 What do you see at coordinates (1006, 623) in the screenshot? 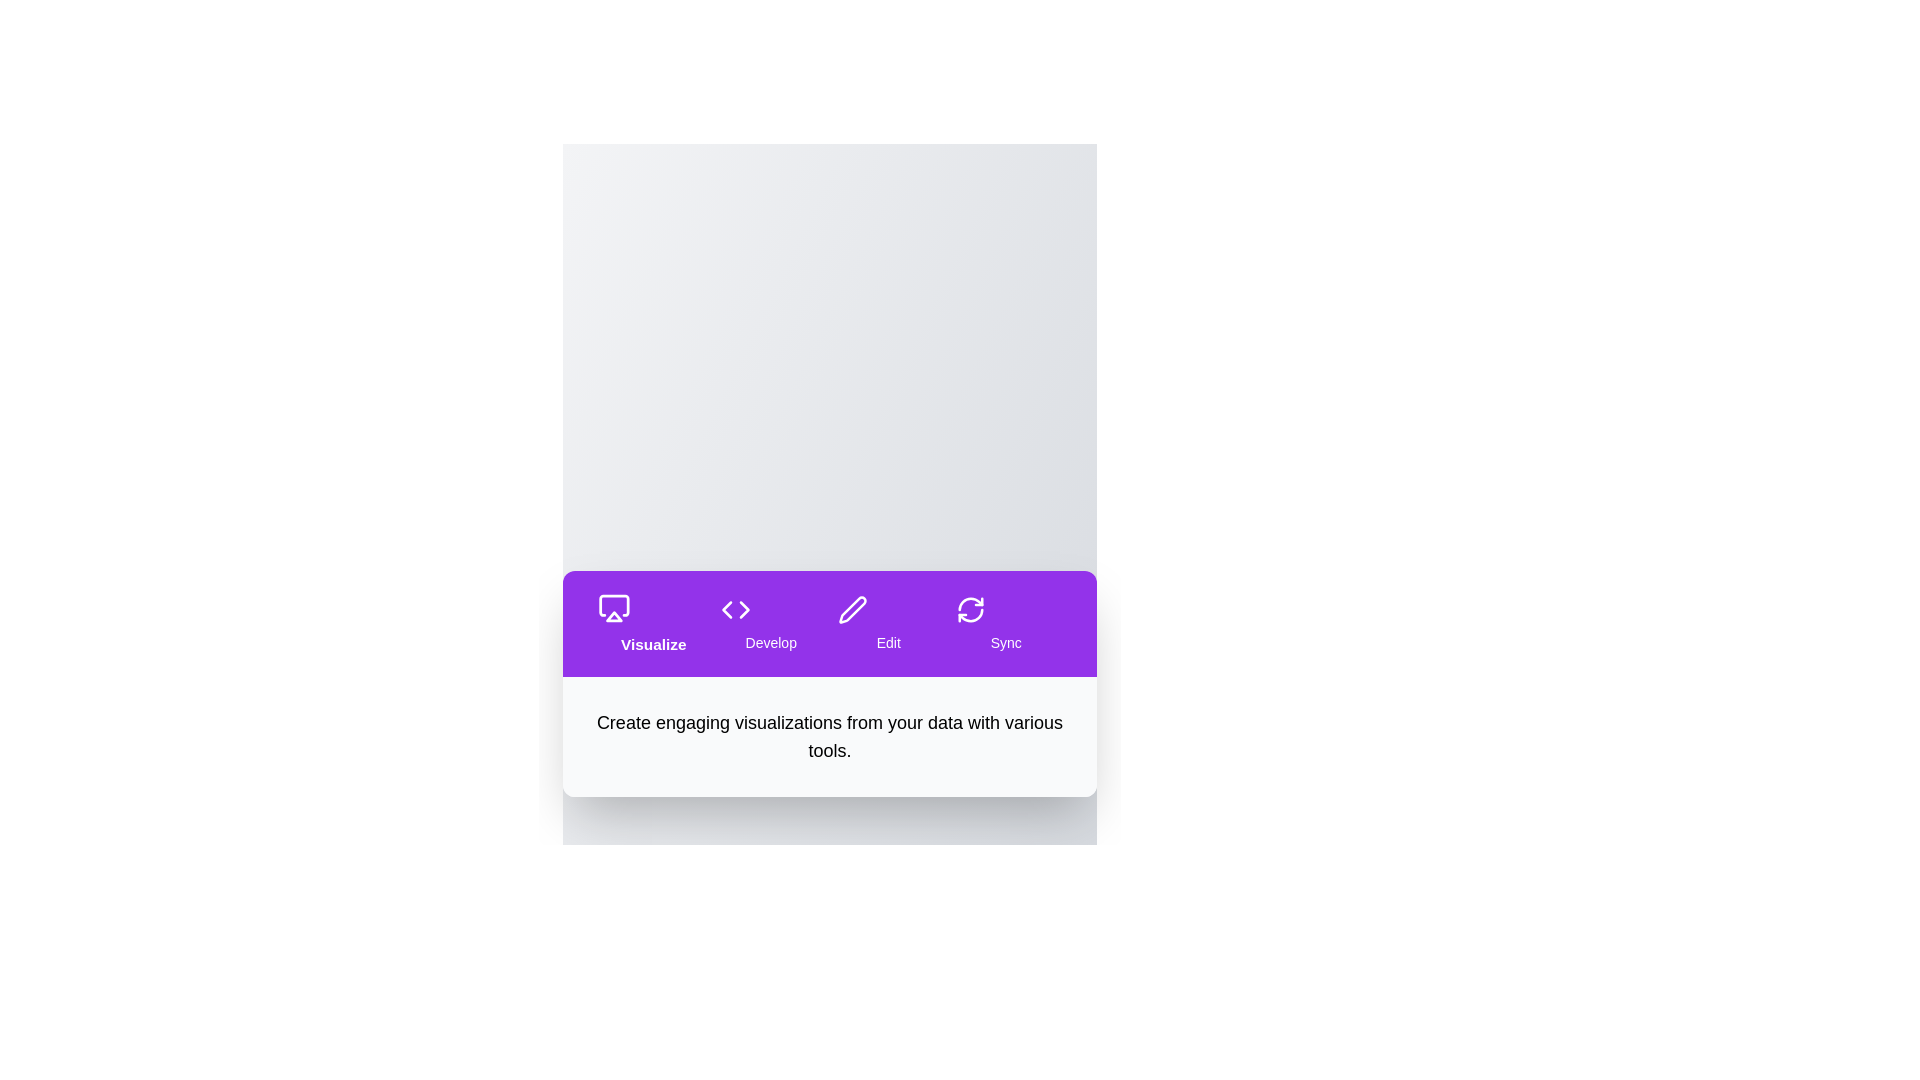
I see `the tab labeled Sync to observe its hover effect` at bounding box center [1006, 623].